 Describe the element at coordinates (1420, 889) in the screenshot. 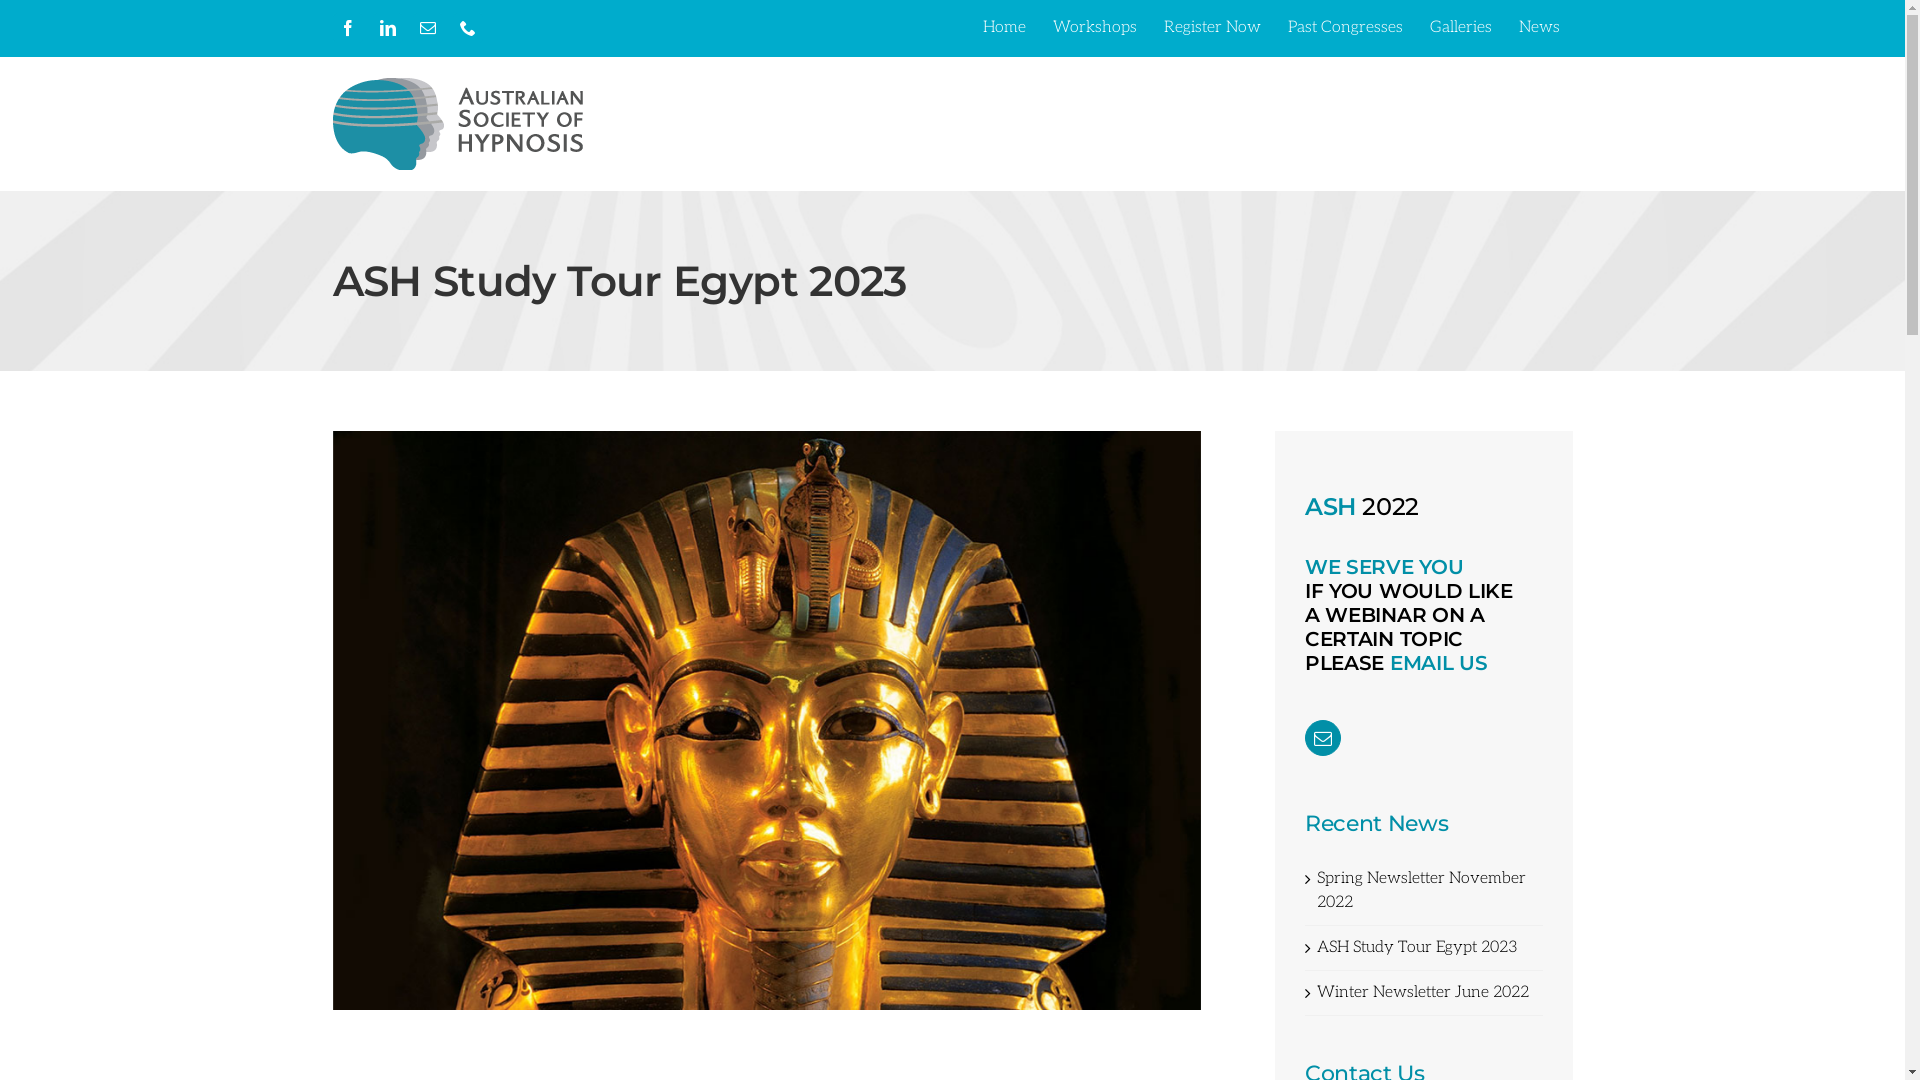

I see `'Spring Newsletter November 2022'` at that location.